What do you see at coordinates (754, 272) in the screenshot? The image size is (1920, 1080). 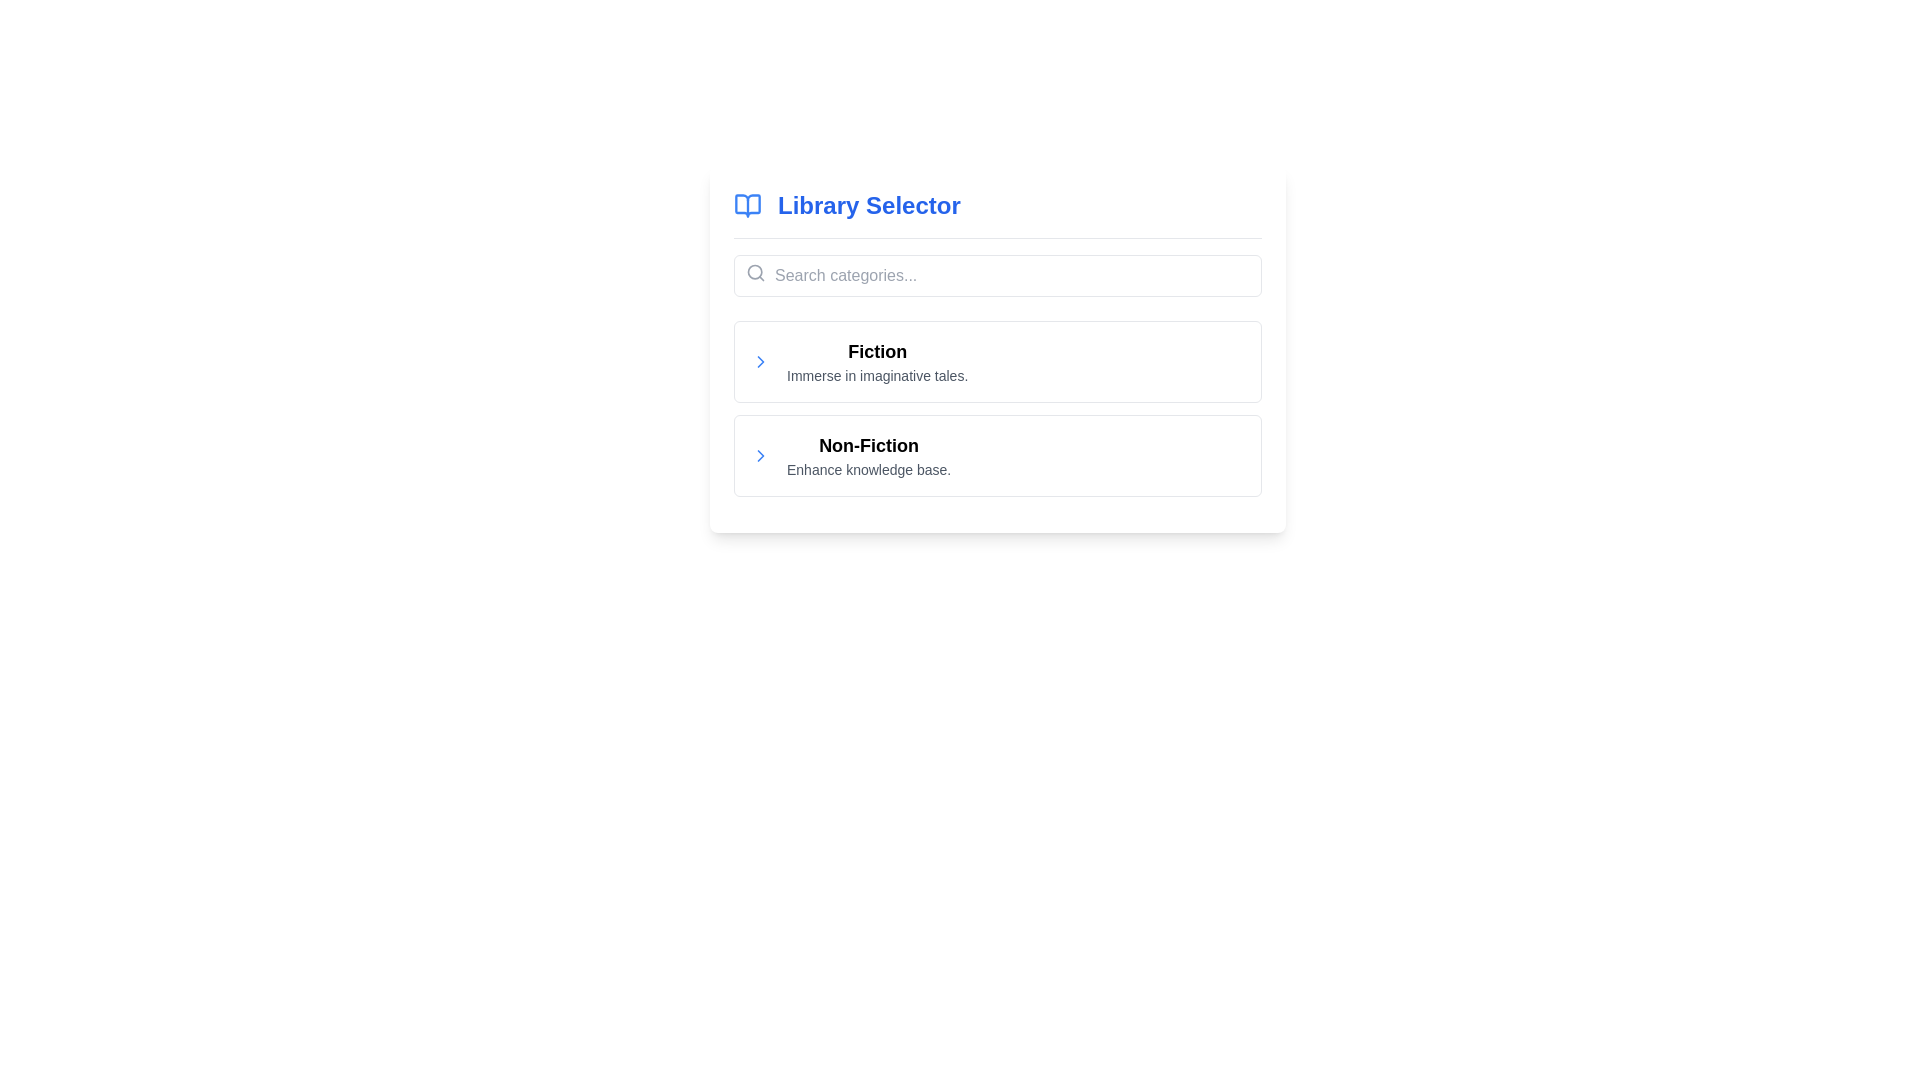 I see `the SVG circle representing the lens of the magnifying glass icon, which indicates search functionality to users` at bounding box center [754, 272].